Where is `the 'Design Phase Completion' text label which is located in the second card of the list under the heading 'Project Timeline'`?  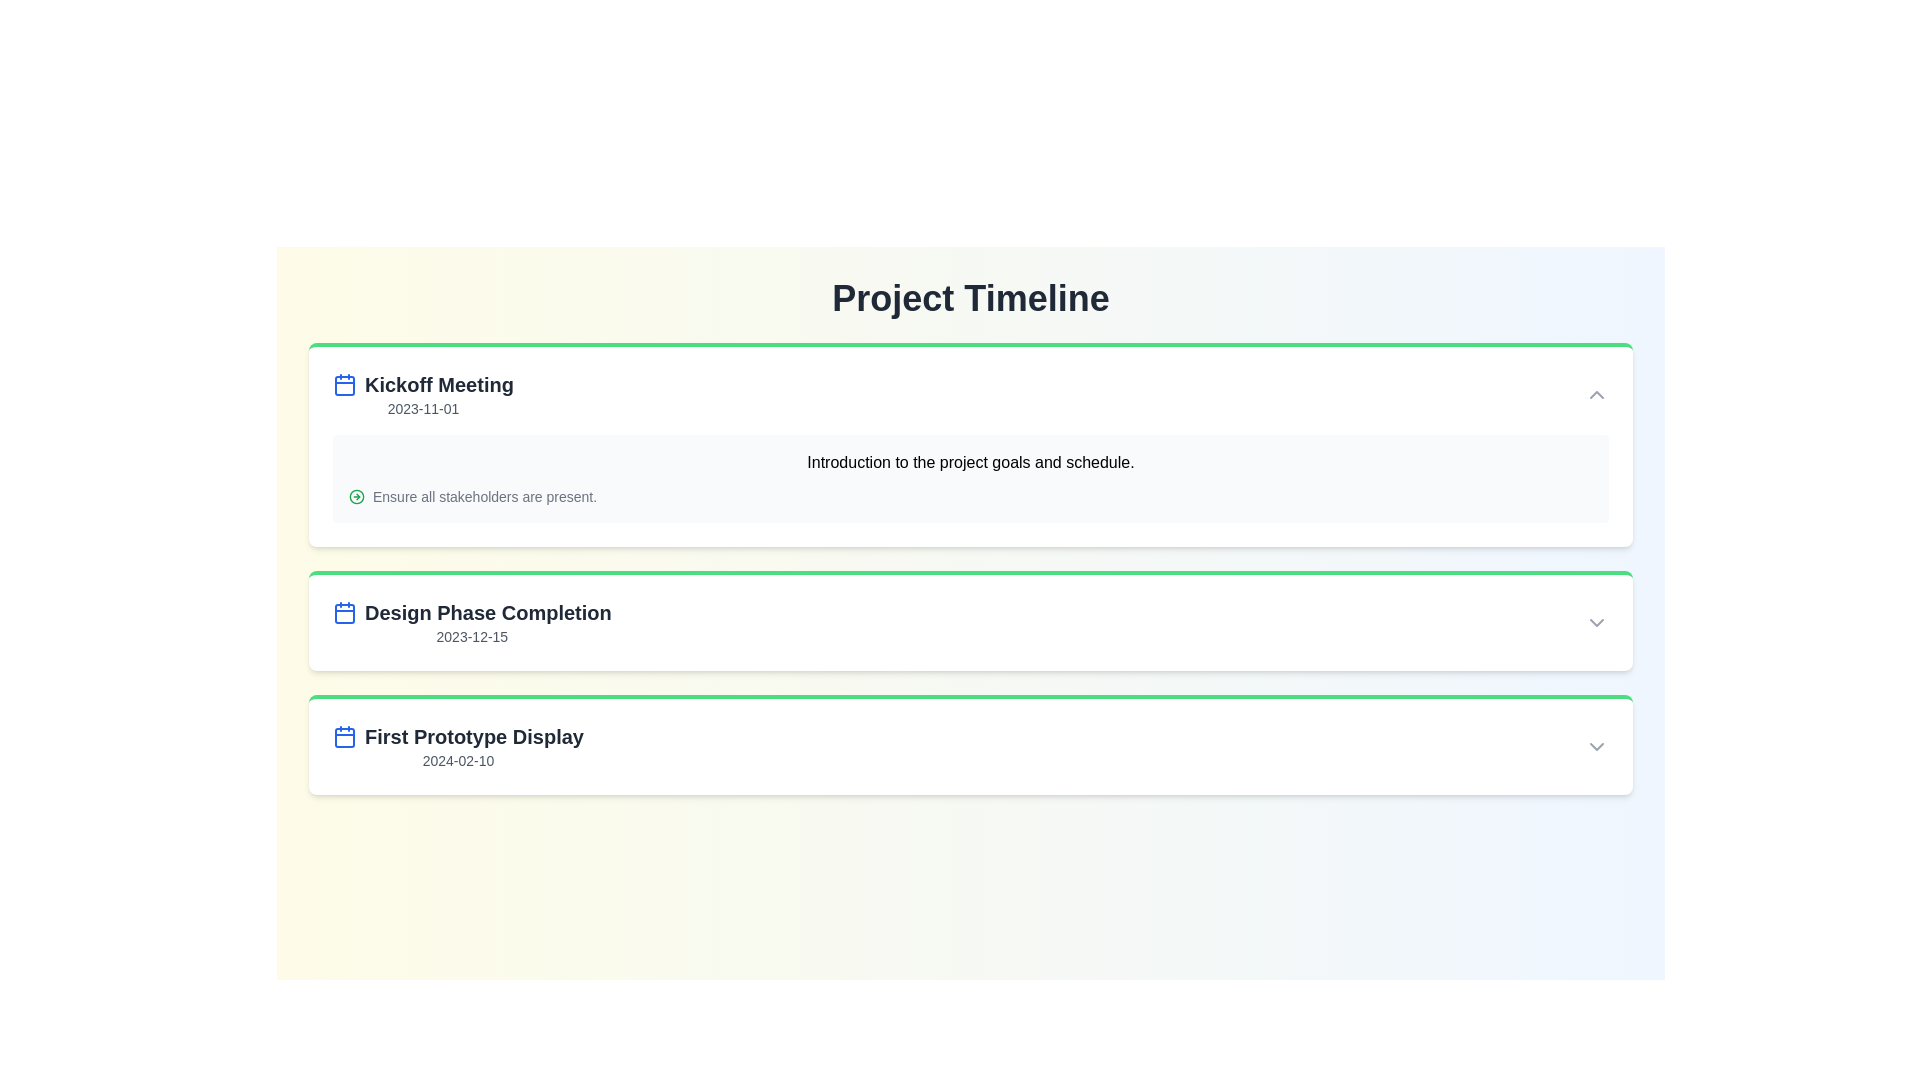 the 'Design Phase Completion' text label which is located in the second card of the list under the heading 'Project Timeline' is located at coordinates (471, 622).